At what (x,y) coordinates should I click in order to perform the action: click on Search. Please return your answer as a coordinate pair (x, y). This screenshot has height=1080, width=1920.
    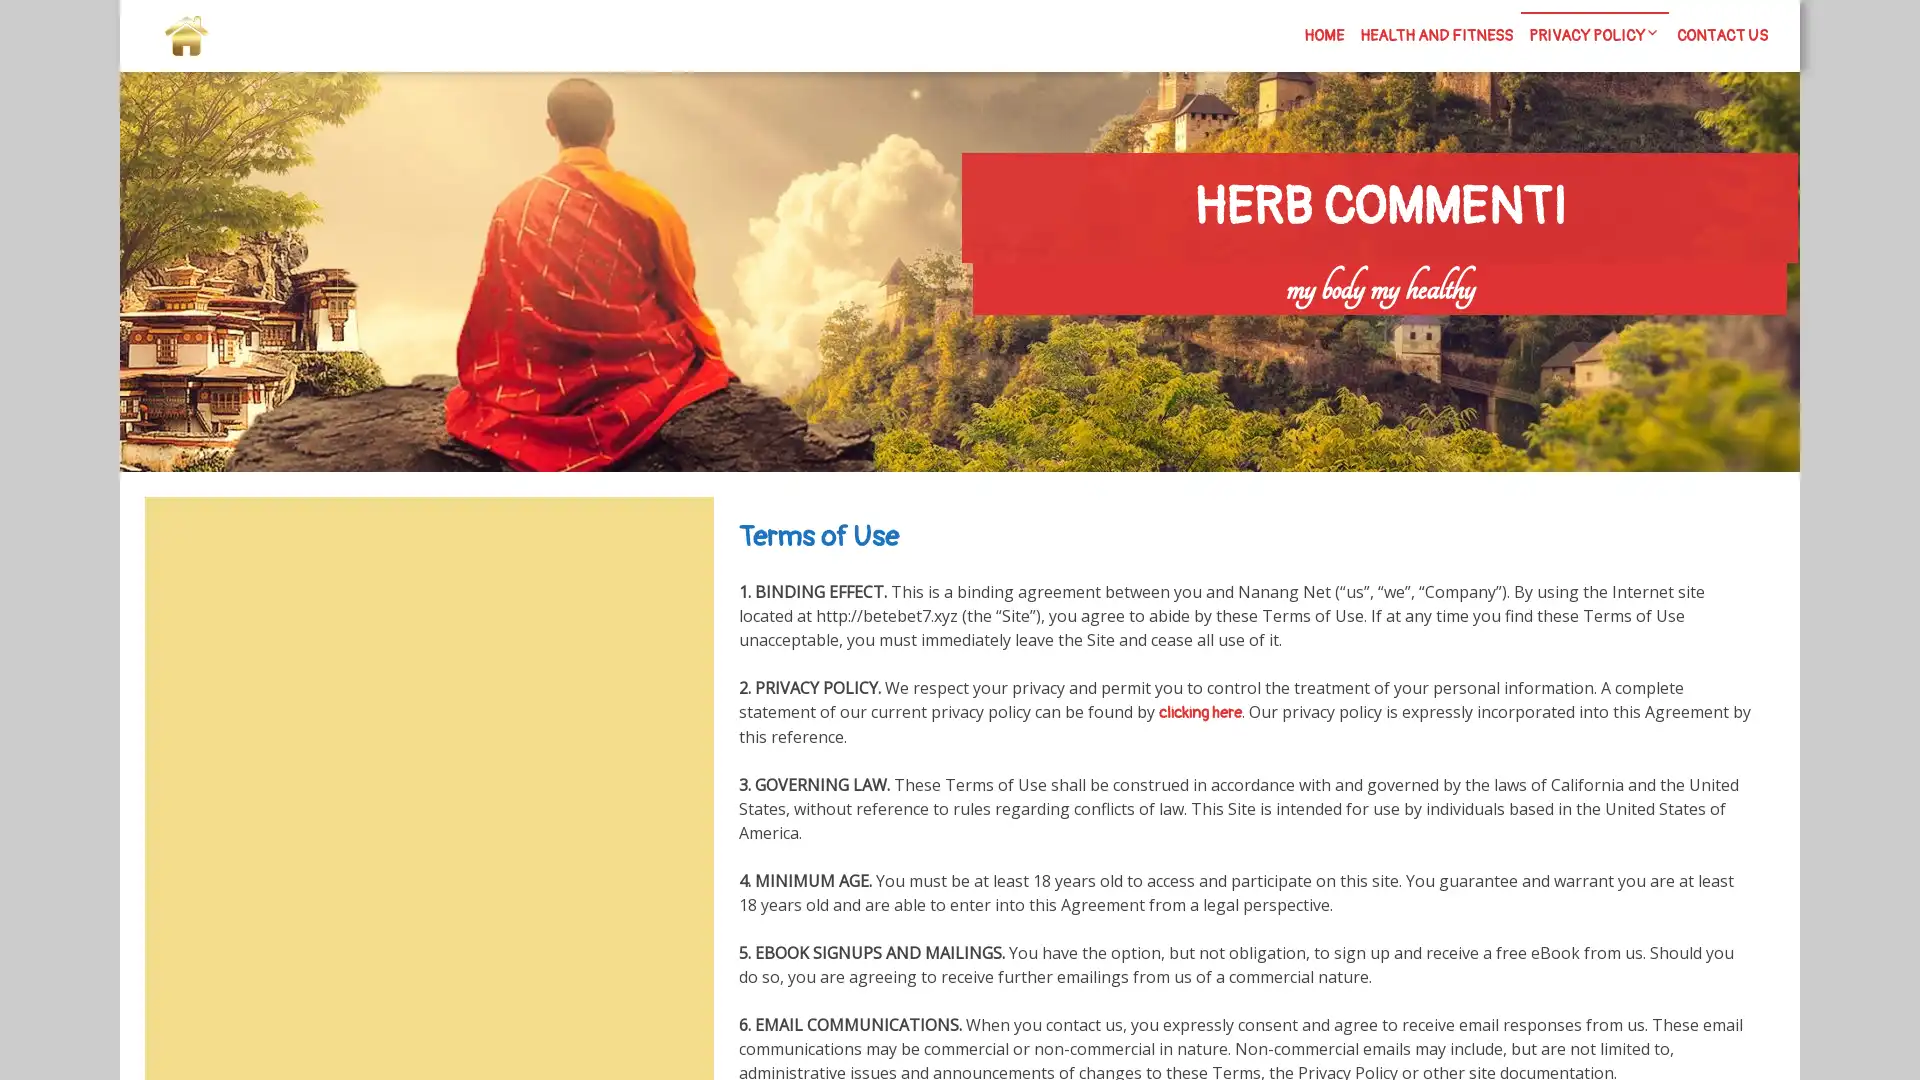
    Looking at the image, I should click on (1557, 327).